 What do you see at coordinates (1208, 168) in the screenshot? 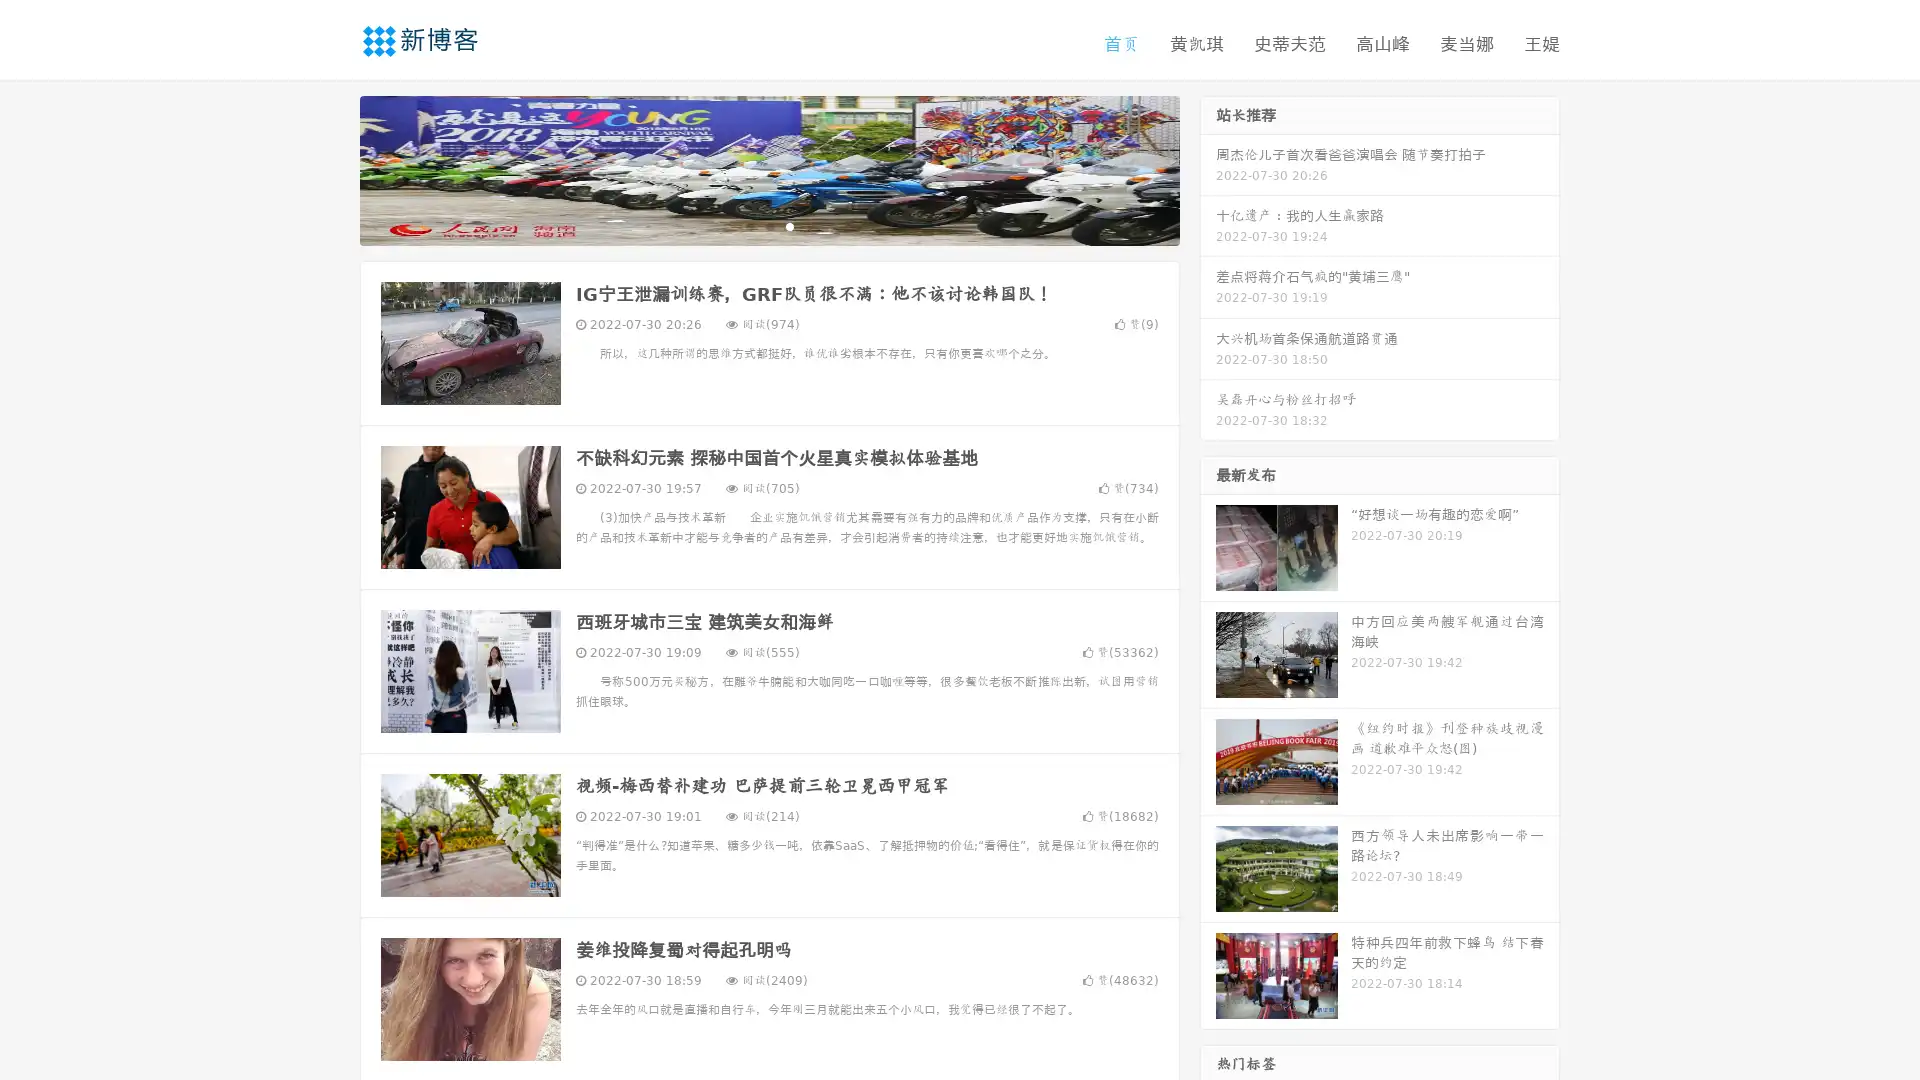
I see `Next slide` at bounding box center [1208, 168].